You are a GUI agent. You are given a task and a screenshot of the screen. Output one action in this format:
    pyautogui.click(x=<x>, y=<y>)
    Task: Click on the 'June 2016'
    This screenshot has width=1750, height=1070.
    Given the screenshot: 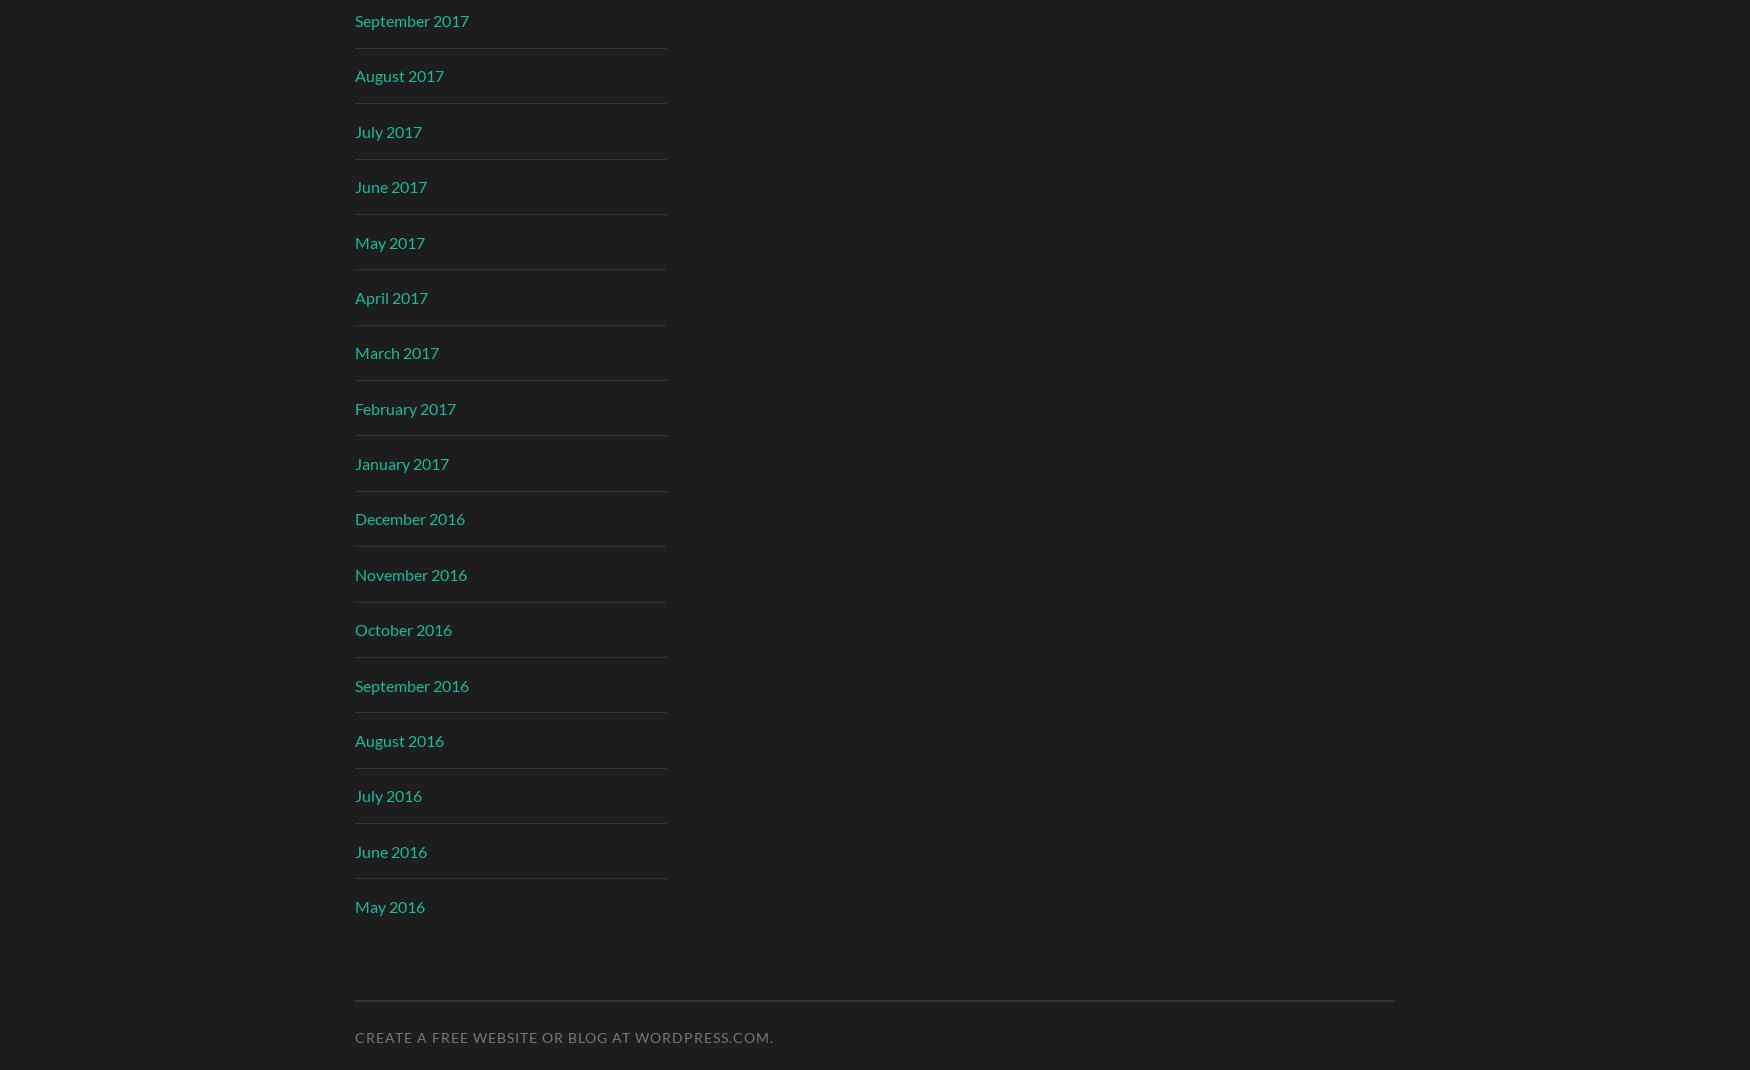 What is the action you would take?
    pyautogui.click(x=355, y=850)
    